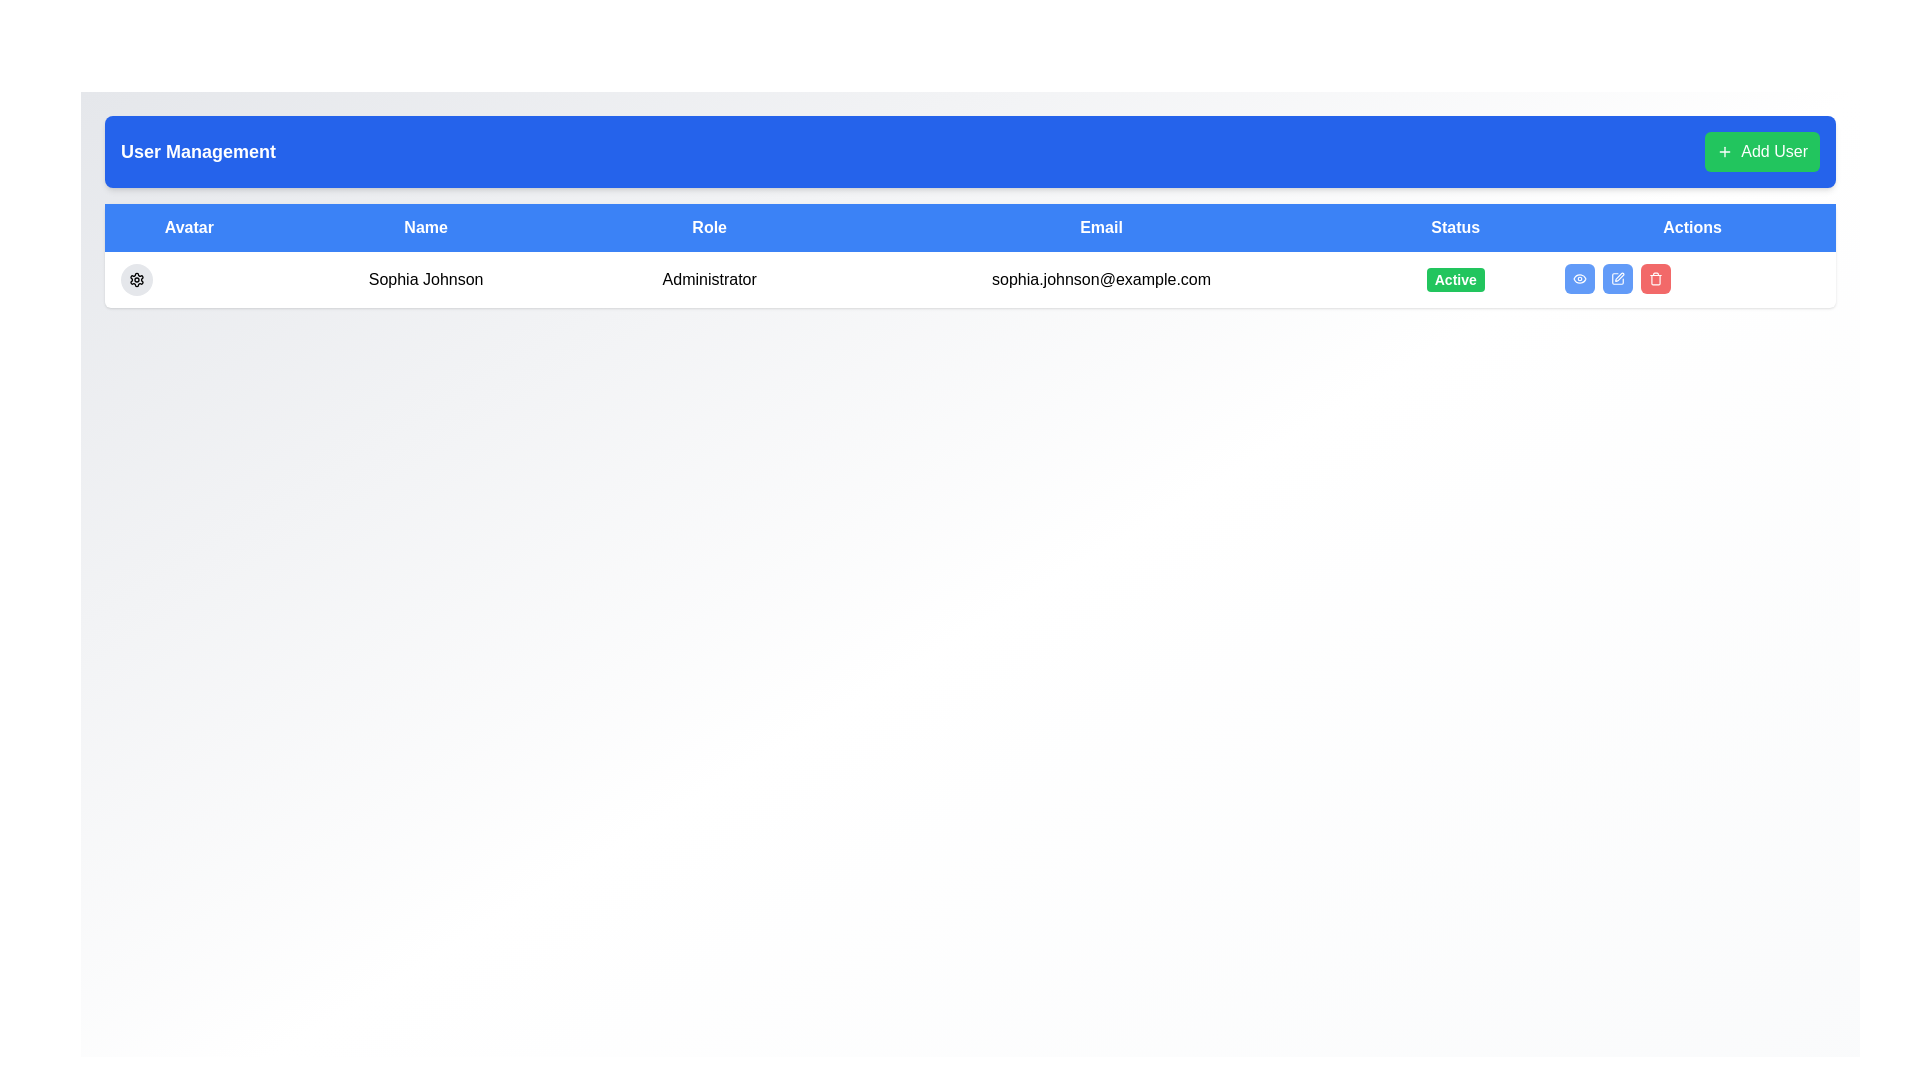 Image resolution: width=1920 pixels, height=1080 pixels. I want to click on the green rectangular 'Active' status badge located in the 'Status' column of the row labeled 'Sophia Johnson', so click(1455, 280).